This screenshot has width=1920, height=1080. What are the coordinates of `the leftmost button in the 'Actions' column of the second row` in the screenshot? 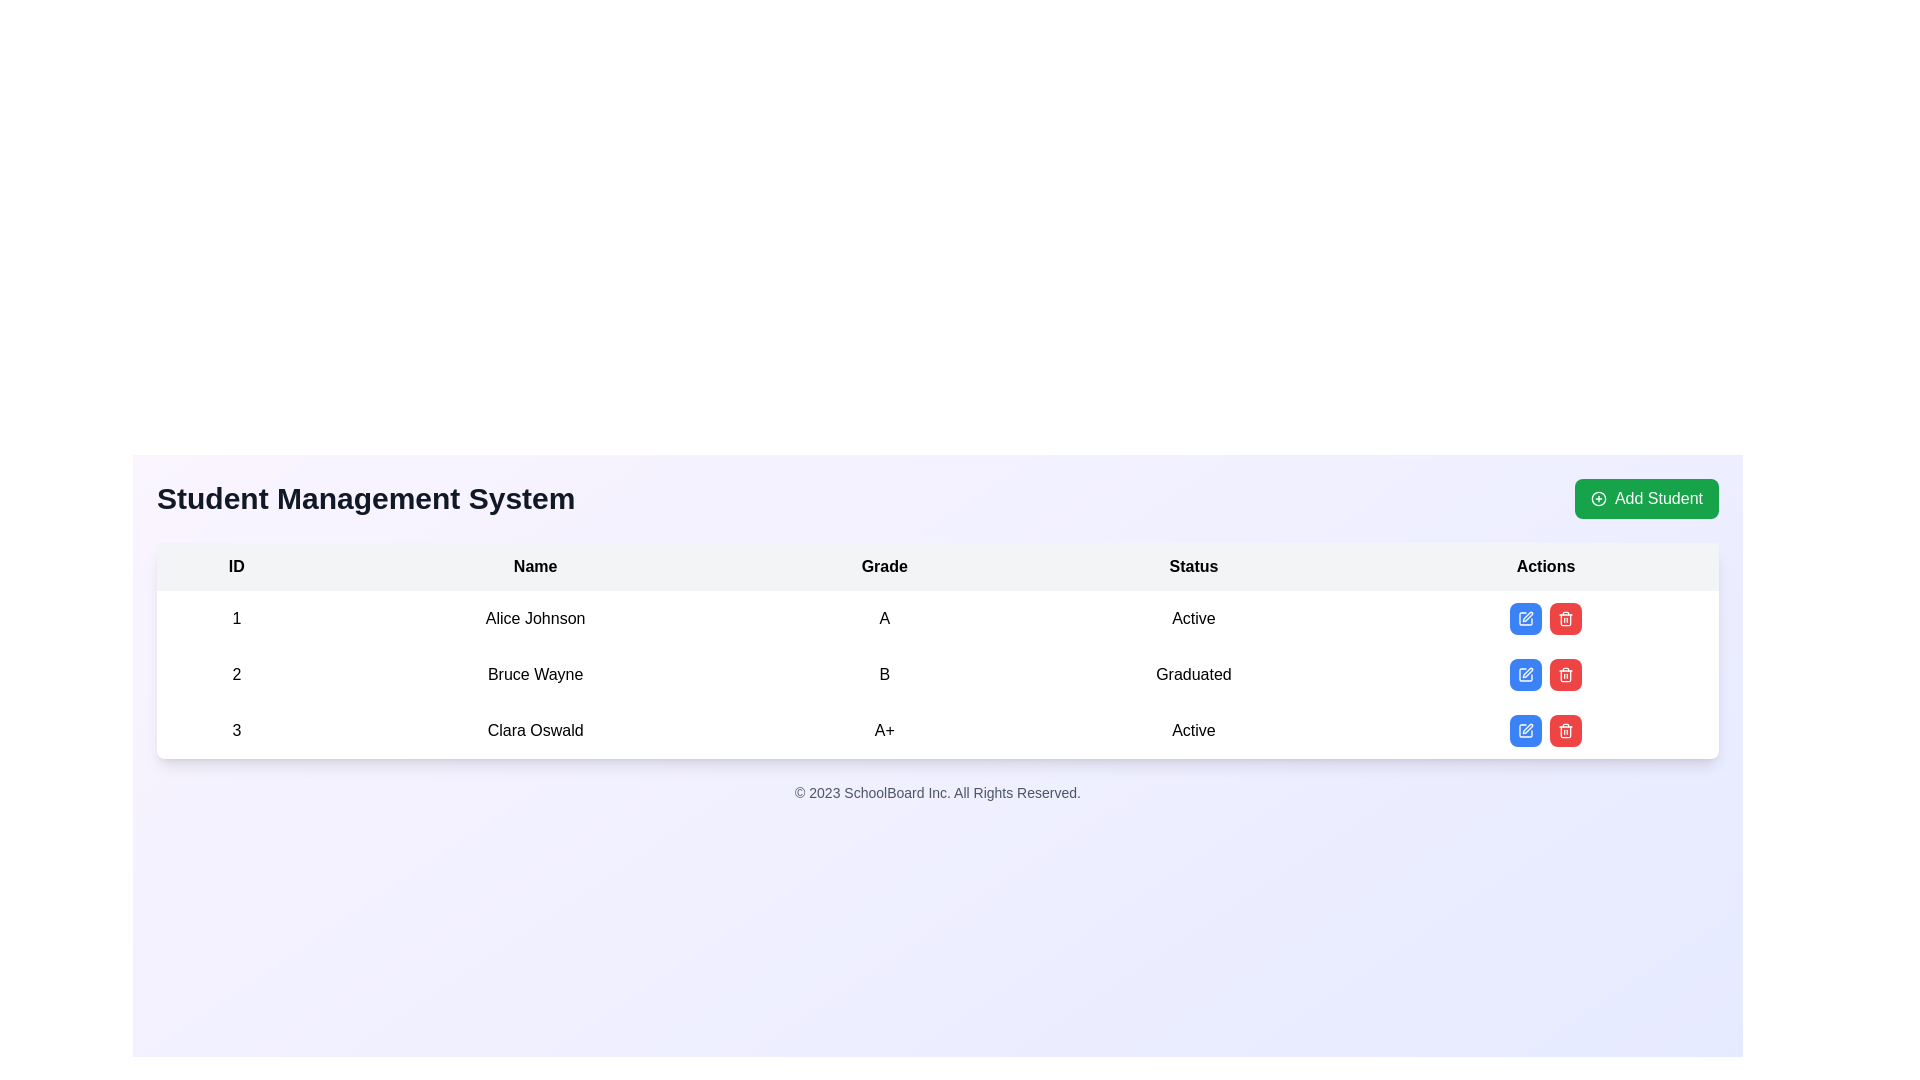 It's located at (1525, 675).